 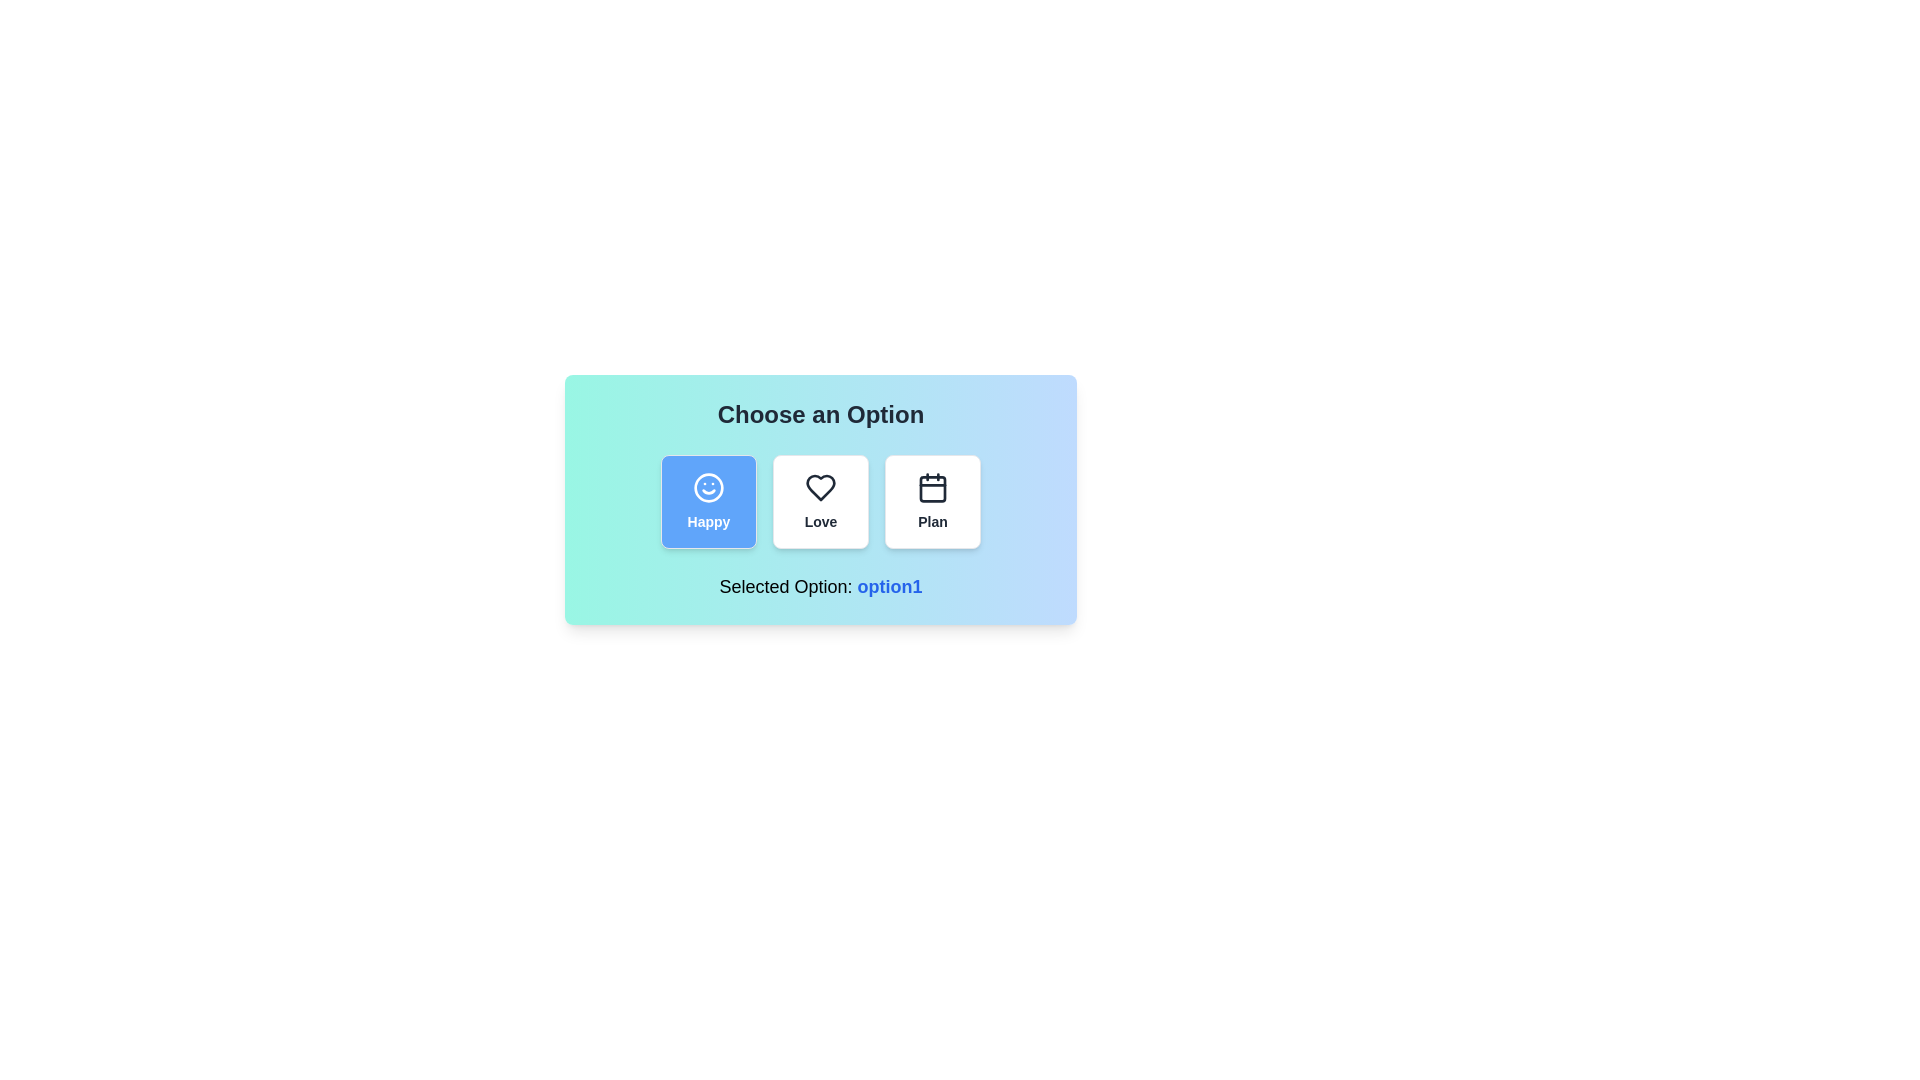 I want to click on on the Custom Component that displays the title 'Choose an Option' and contains options 'Happy', 'Love', and 'Plan', so click(x=820, y=499).